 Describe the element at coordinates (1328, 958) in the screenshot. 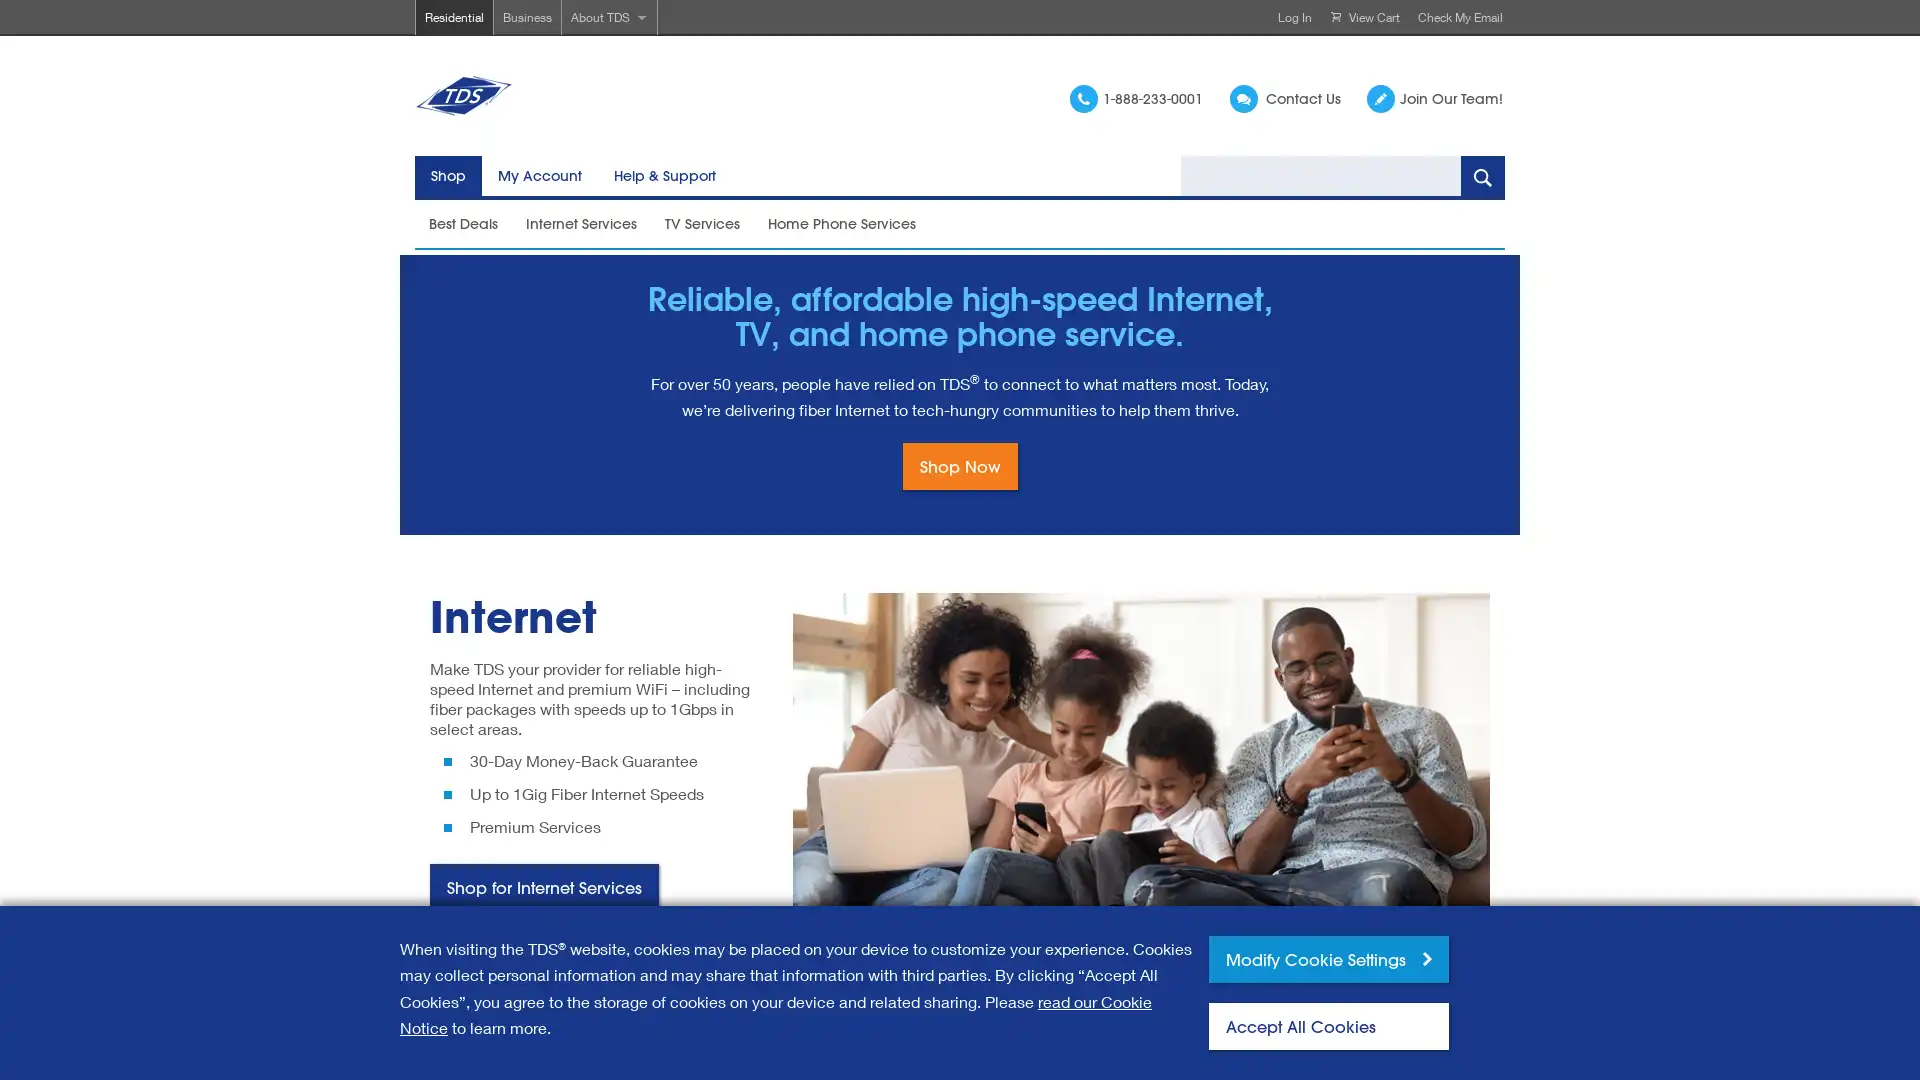

I see `Modify Cookie Settings` at that location.